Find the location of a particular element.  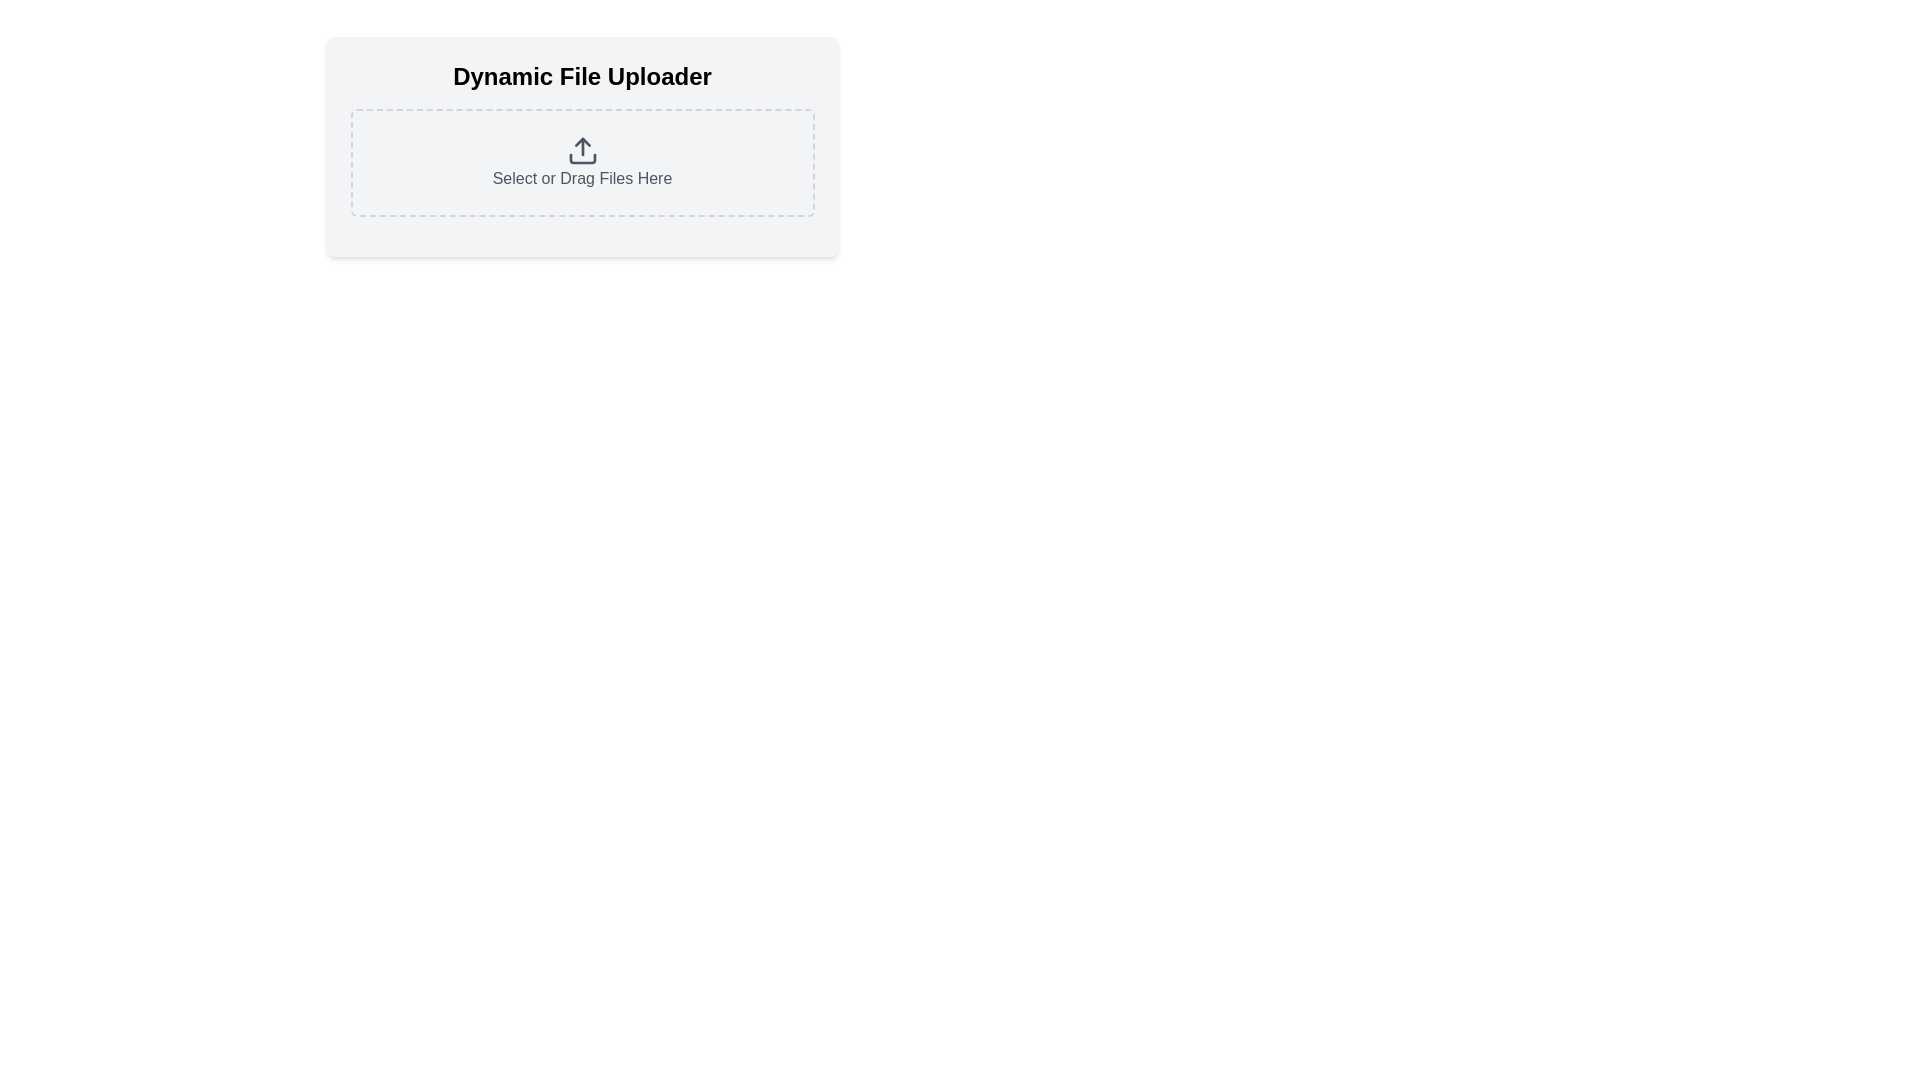

the File upload area labeled 'Select or Drag Files Here' is located at coordinates (581, 161).